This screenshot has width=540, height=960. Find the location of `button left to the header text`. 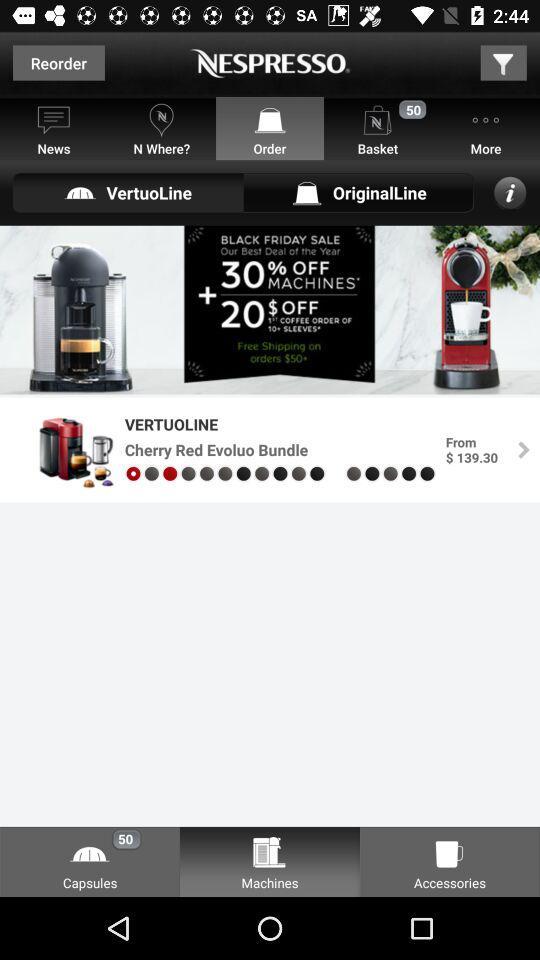

button left to the header text is located at coordinates (59, 62).